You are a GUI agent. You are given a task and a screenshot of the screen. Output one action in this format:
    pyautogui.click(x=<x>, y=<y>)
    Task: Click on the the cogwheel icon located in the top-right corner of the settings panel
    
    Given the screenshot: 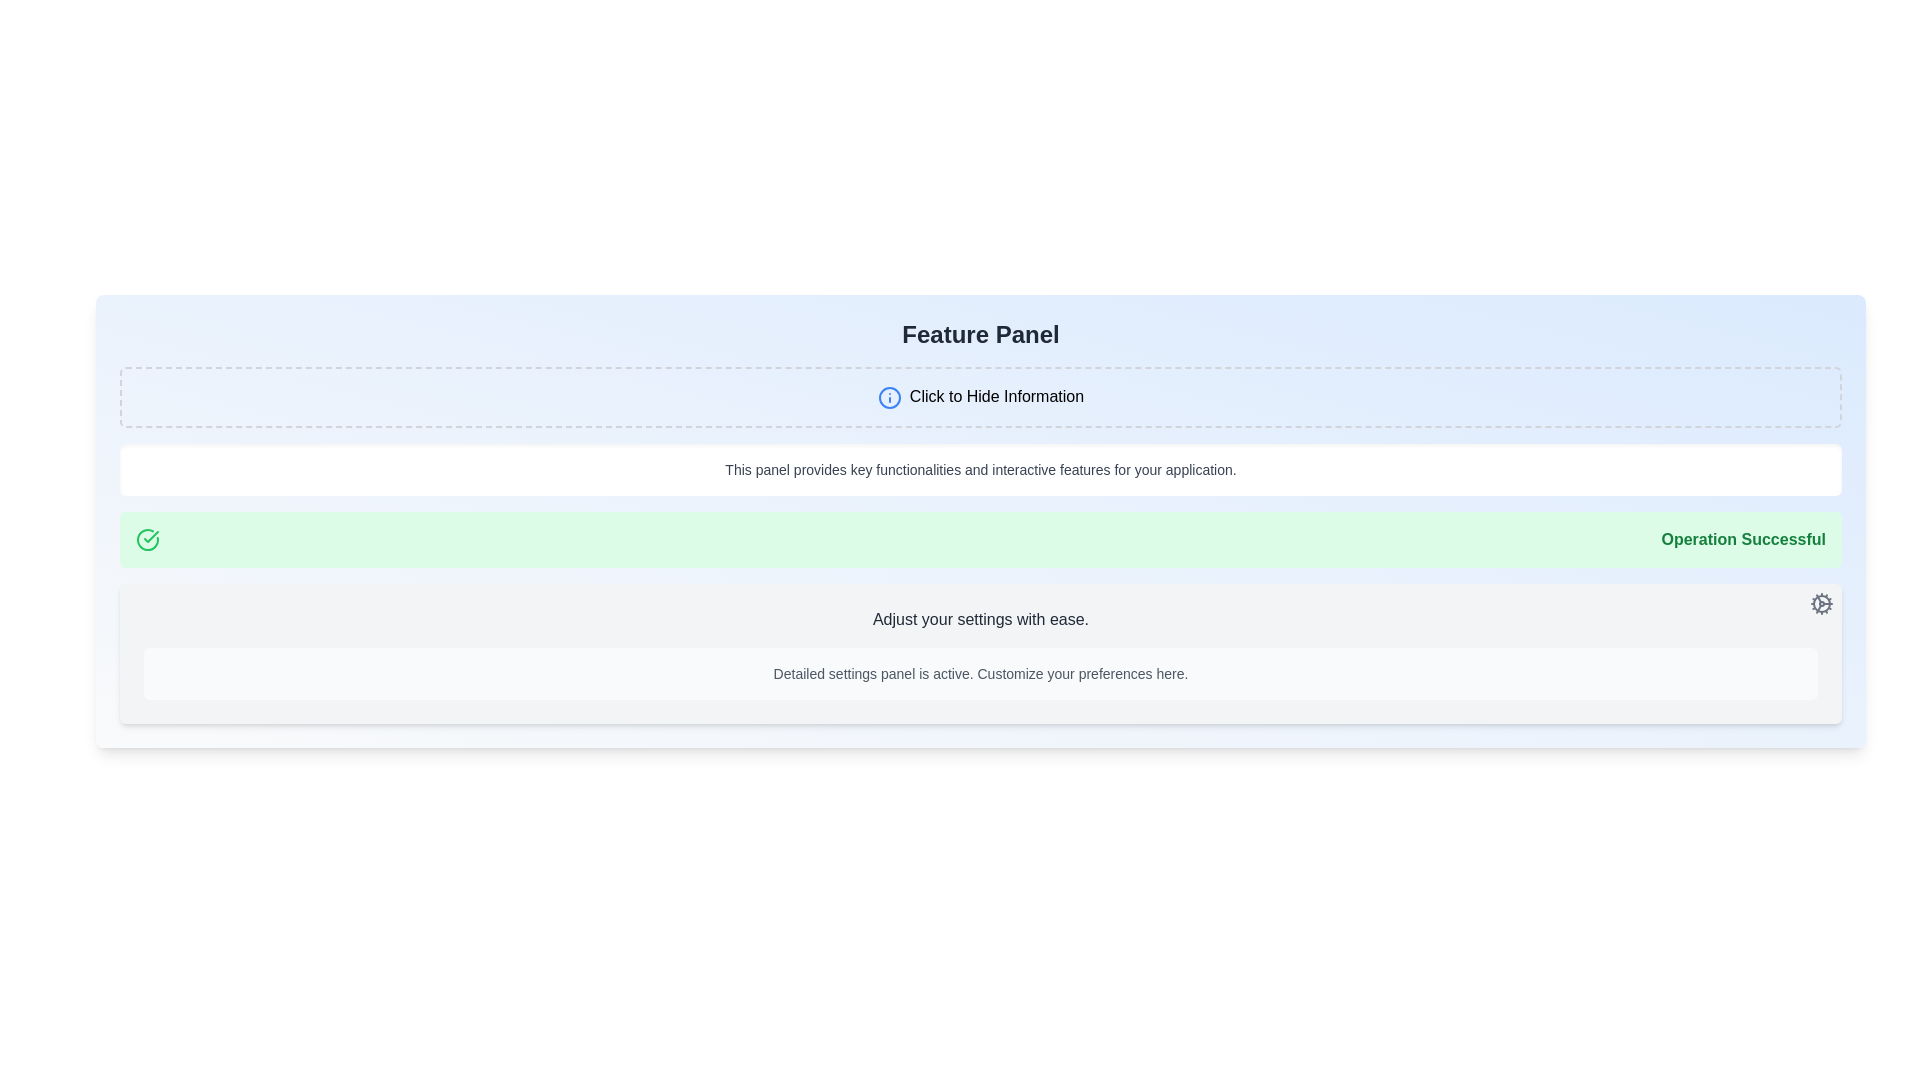 What is the action you would take?
    pyautogui.click(x=1822, y=601)
    